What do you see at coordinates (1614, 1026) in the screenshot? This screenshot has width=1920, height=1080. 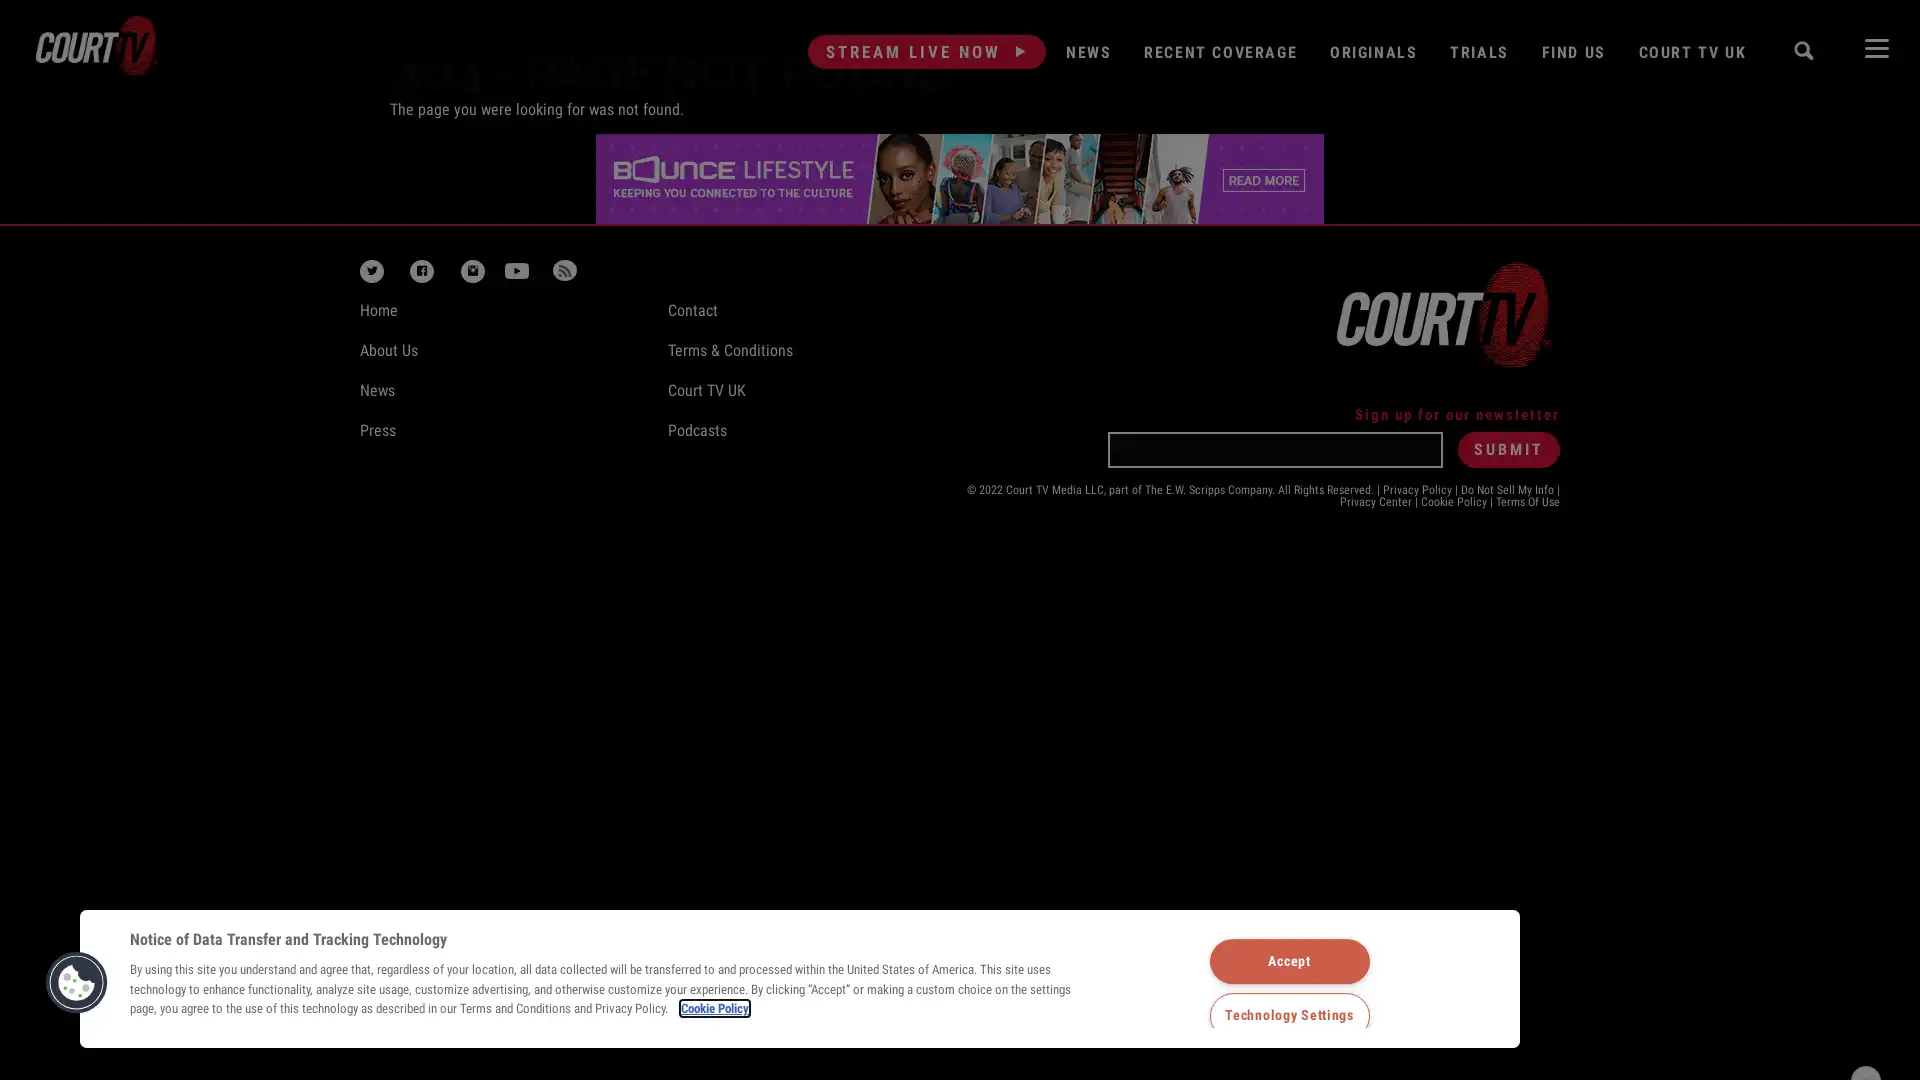 I see `SIGN UP` at bounding box center [1614, 1026].